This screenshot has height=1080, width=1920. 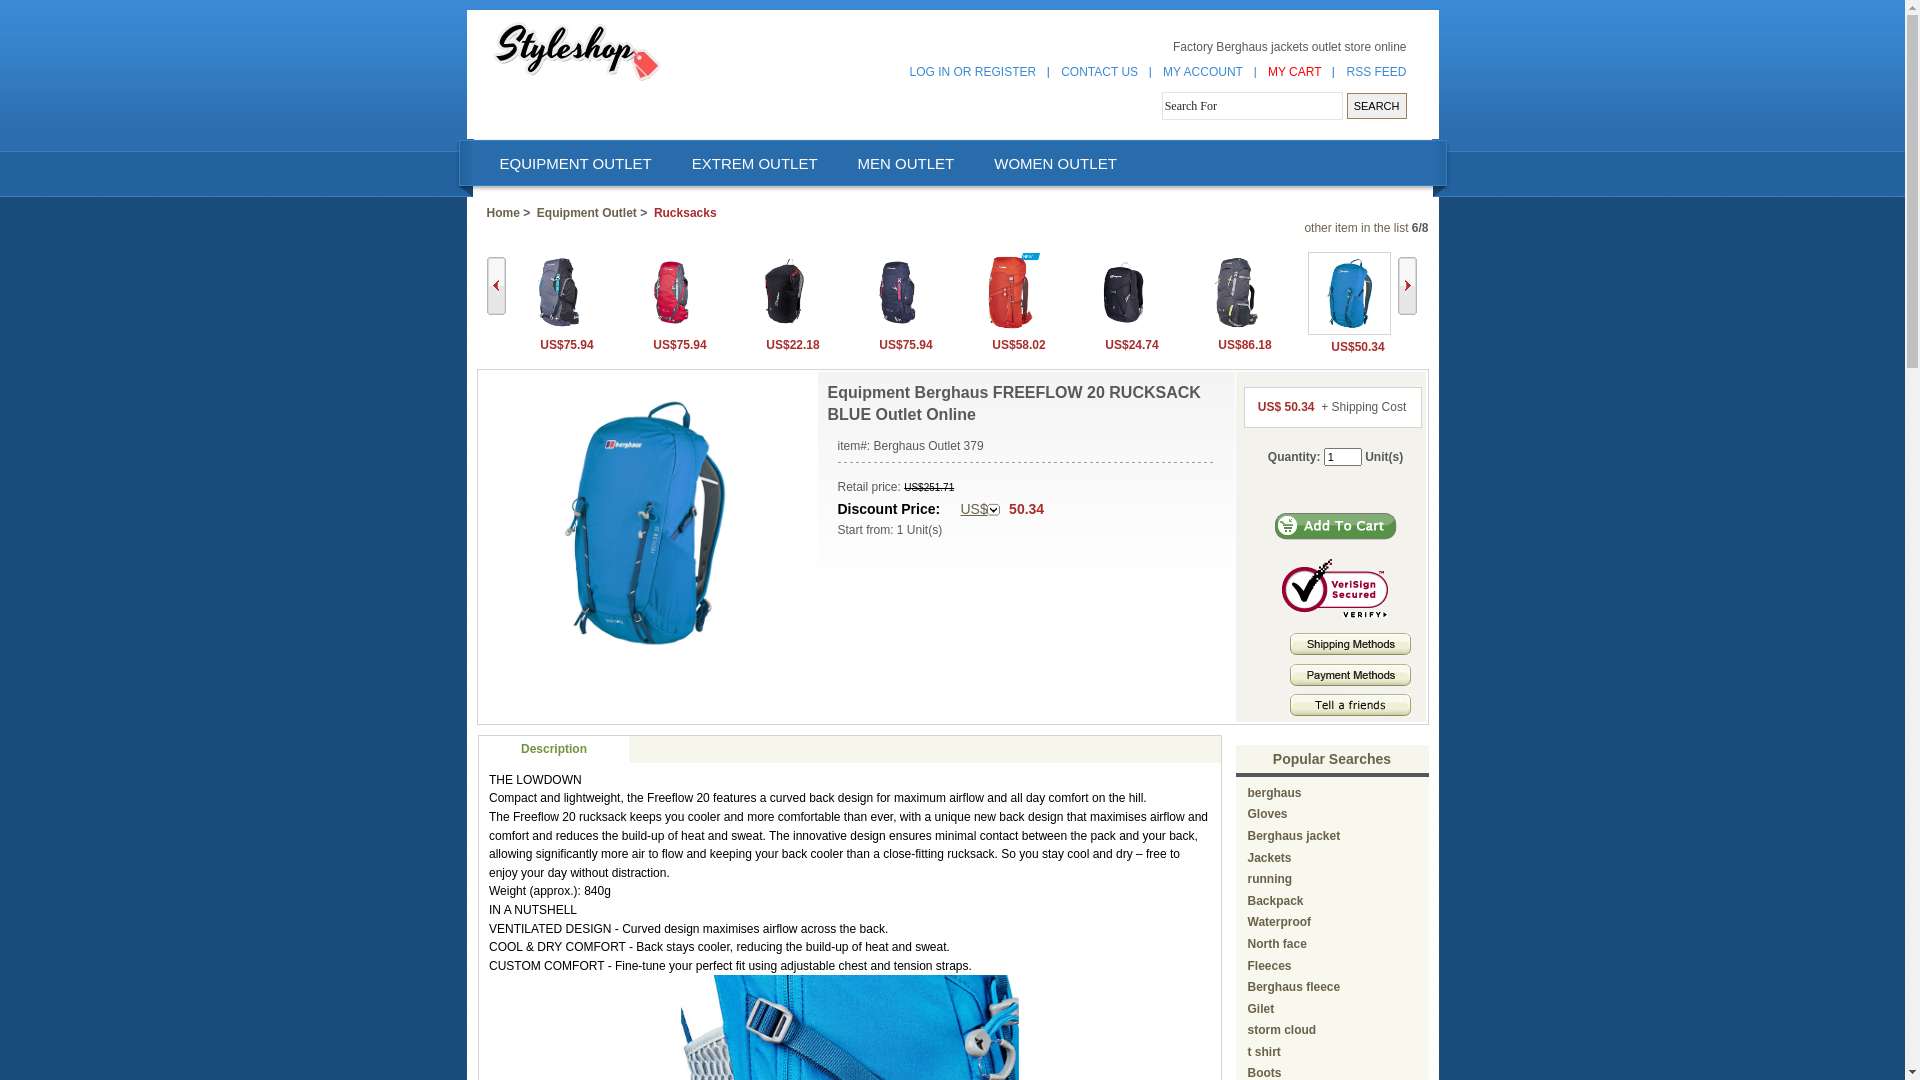 I want to click on 'EQUIPMENT OUTLET', so click(x=573, y=162).